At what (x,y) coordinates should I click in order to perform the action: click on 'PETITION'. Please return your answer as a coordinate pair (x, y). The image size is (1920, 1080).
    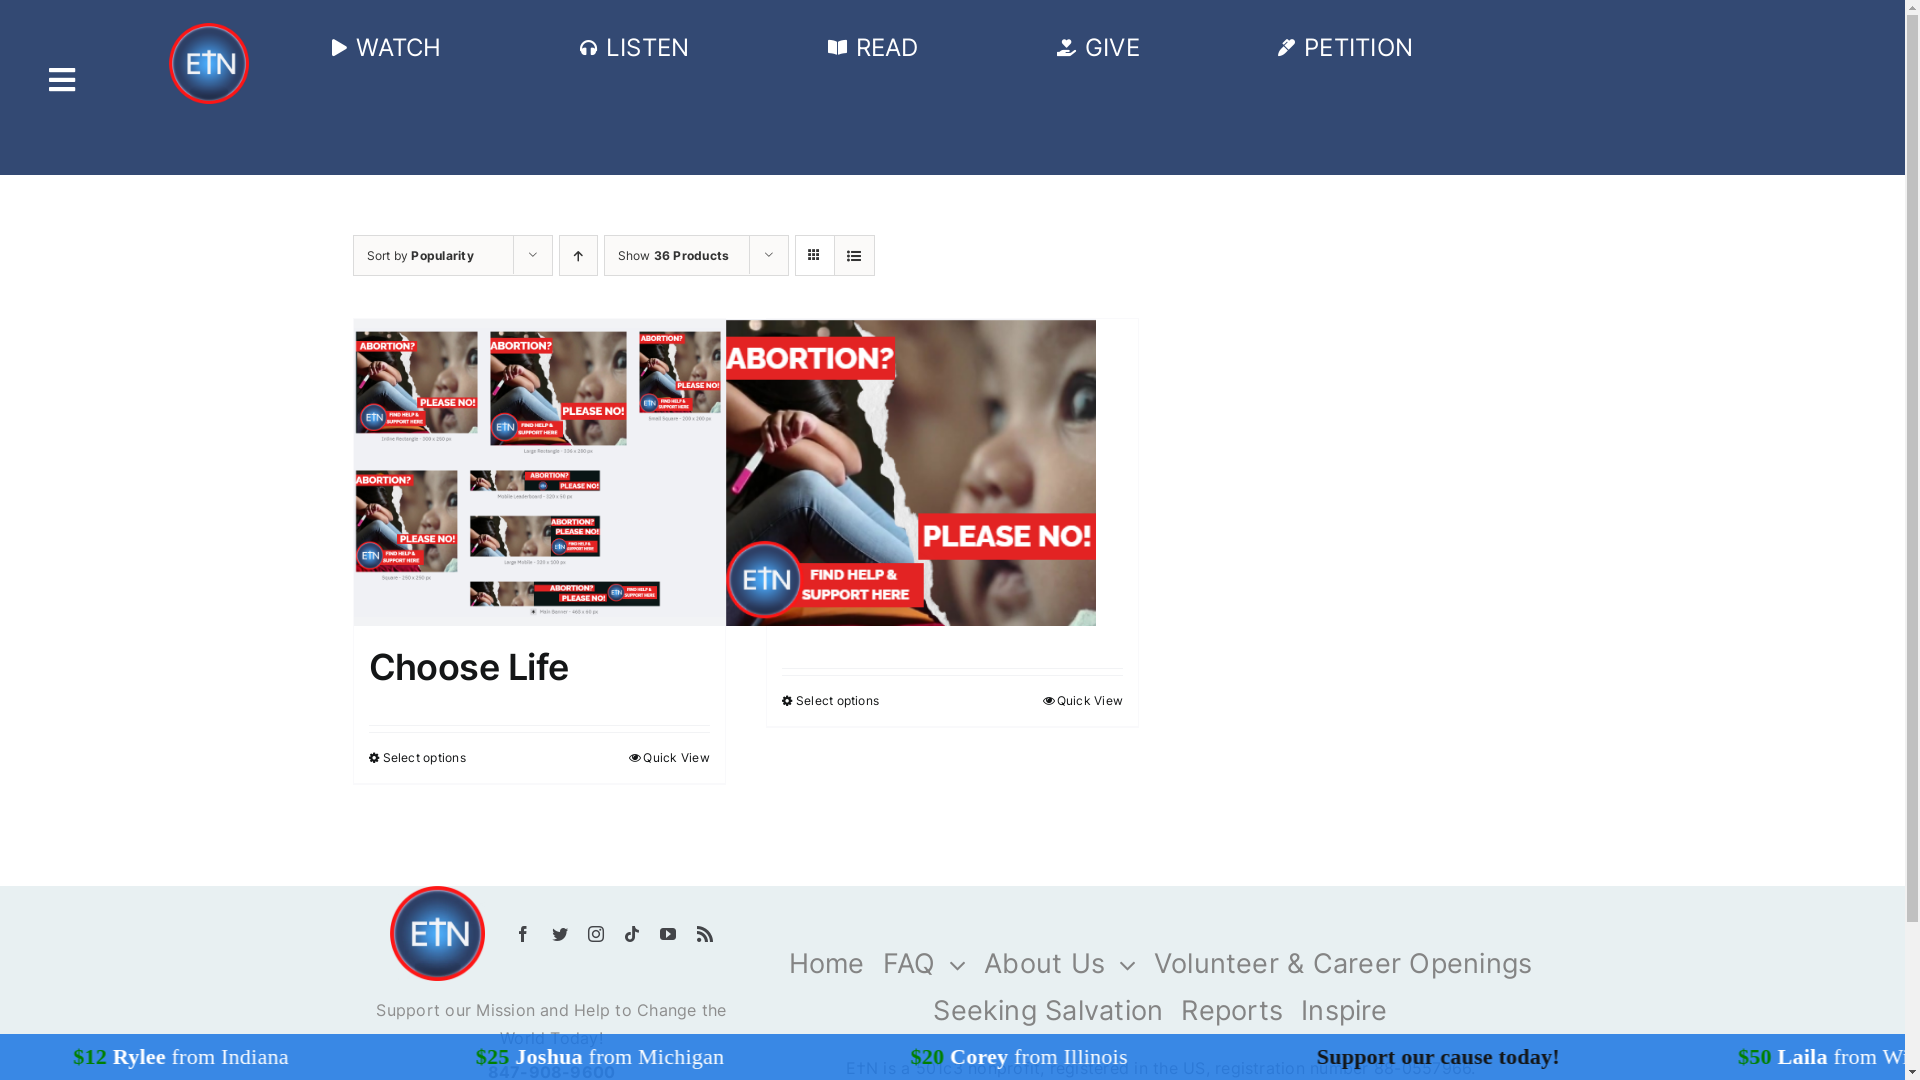
    Looking at the image, I should click on (1341, 46).